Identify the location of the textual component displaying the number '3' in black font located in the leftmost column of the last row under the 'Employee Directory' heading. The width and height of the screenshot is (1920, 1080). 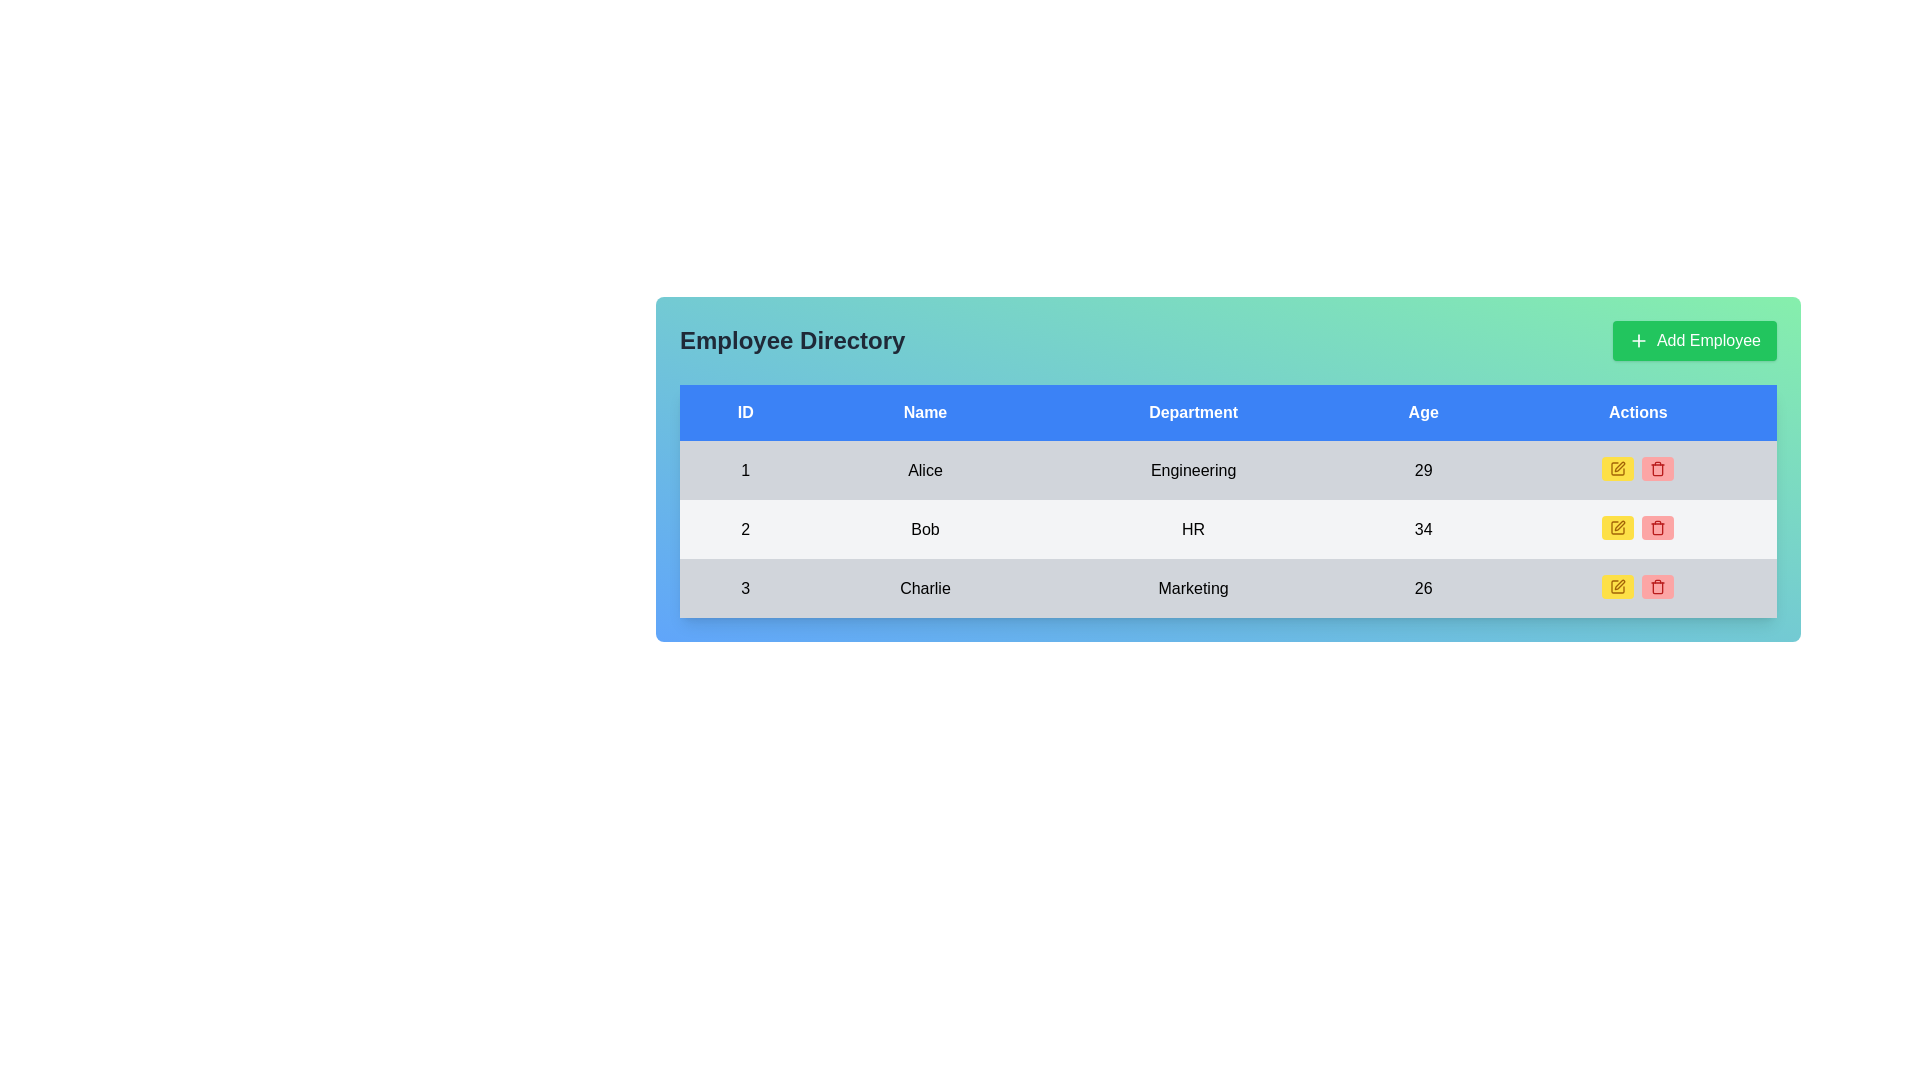
(744, 587).